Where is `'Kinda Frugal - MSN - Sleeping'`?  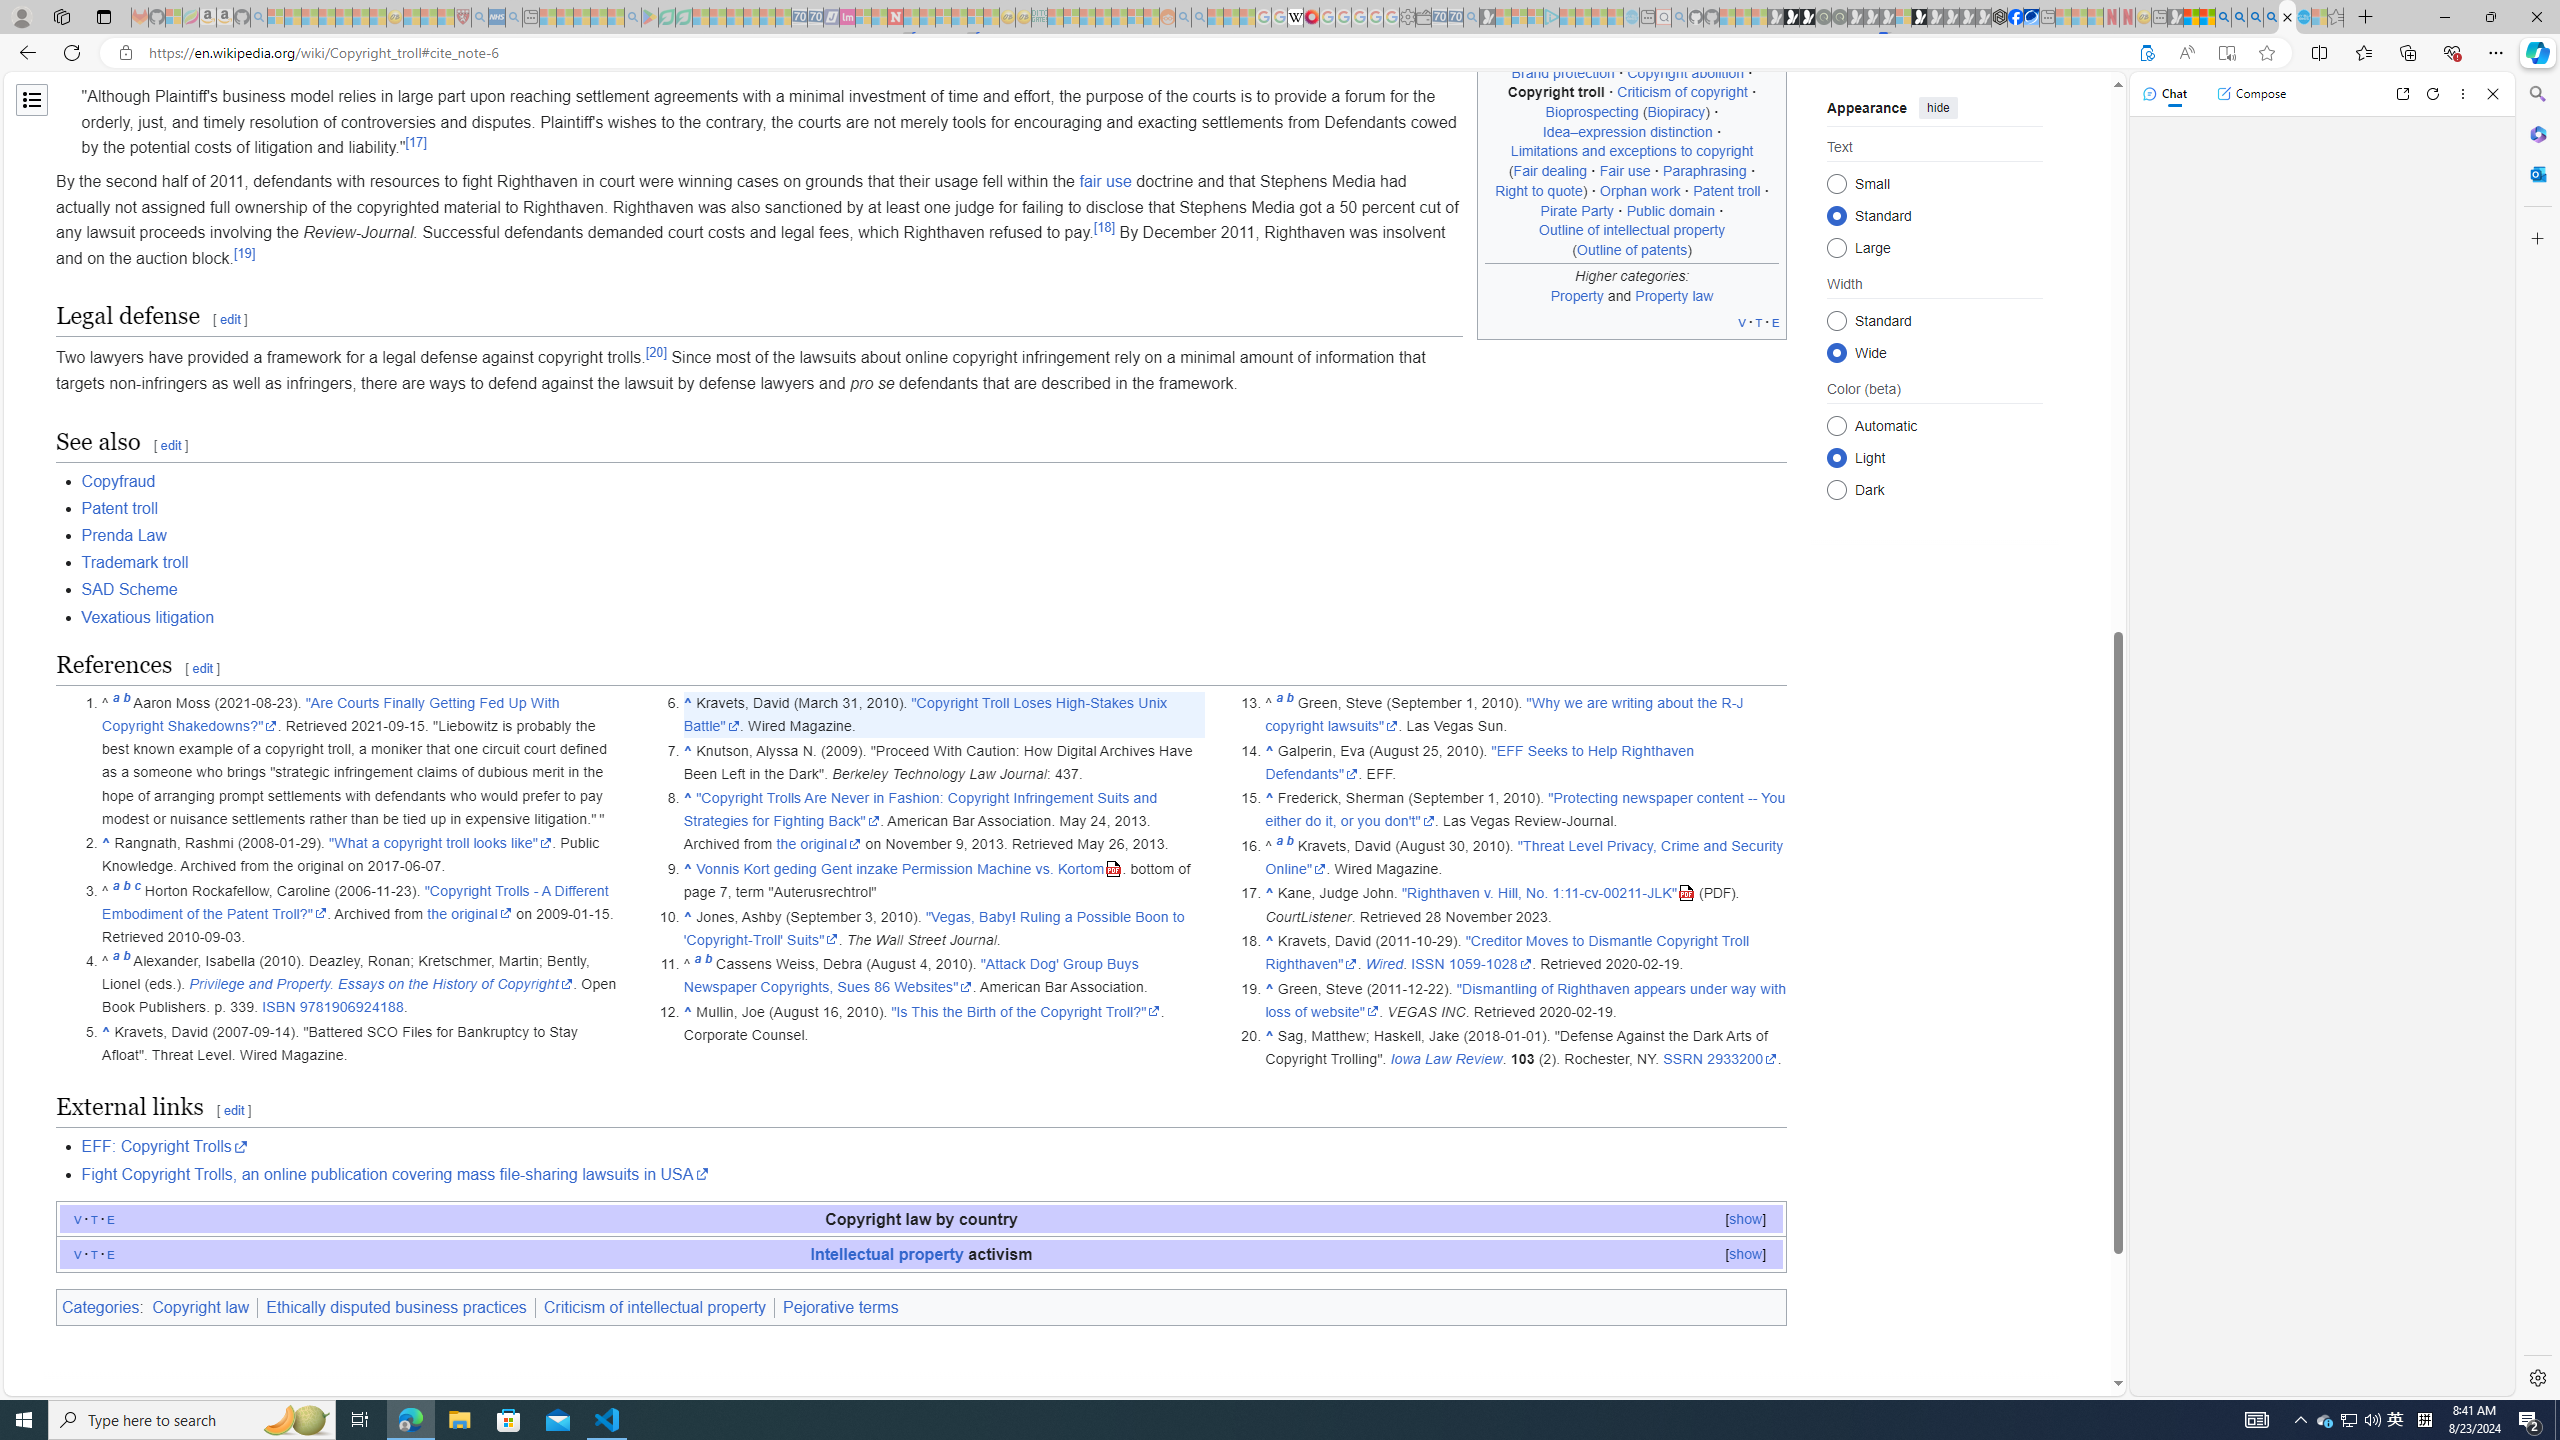 'Kinda Frugal - MSN - Sleeping' is located at coordinates (1120, 16).